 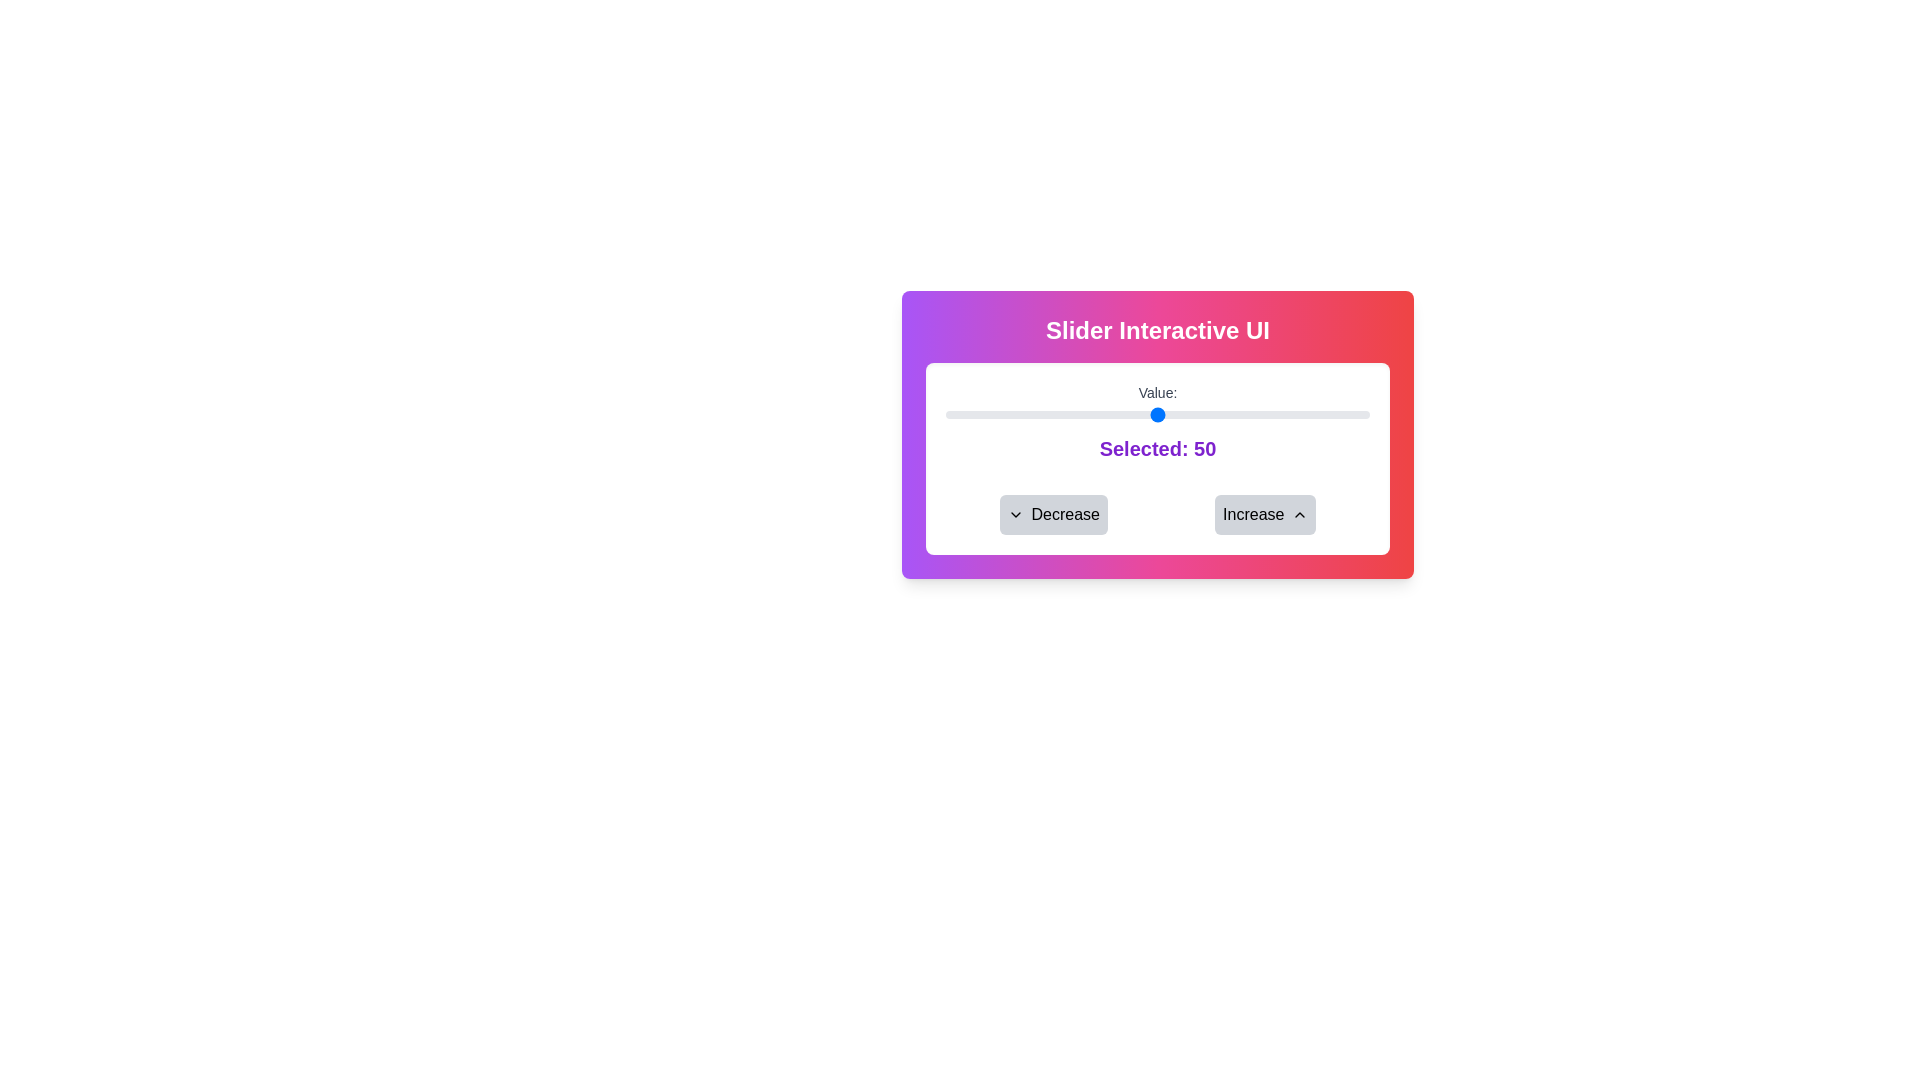 I want to click on the 'Increase' button, which is a rectangular button with a grey background and the text 'Increase' in black, positioned to the right of the 'Decrease' button, so click(x=1264, y=514).